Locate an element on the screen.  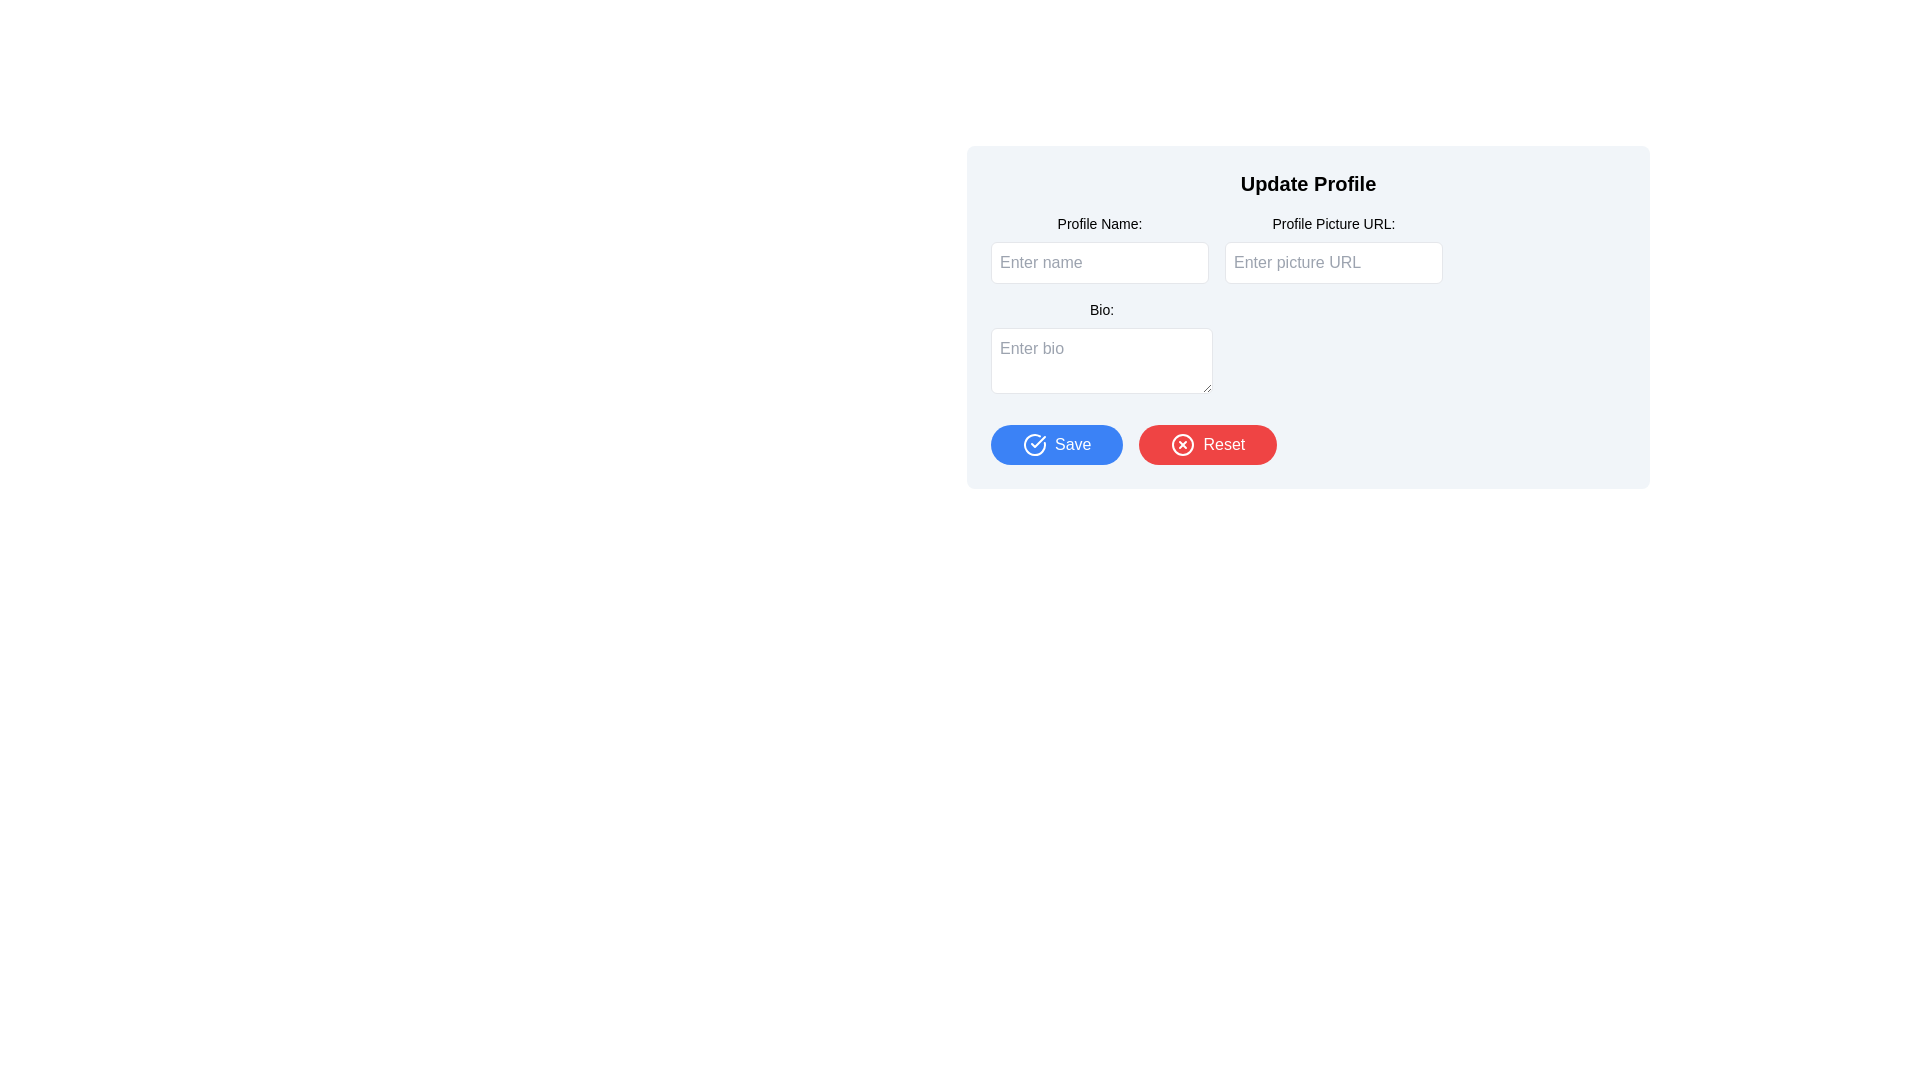
the circular icon with a checkmark inside, which is located to the left of the 'Save' text within the blue button is located at coordinates (1035, 443).